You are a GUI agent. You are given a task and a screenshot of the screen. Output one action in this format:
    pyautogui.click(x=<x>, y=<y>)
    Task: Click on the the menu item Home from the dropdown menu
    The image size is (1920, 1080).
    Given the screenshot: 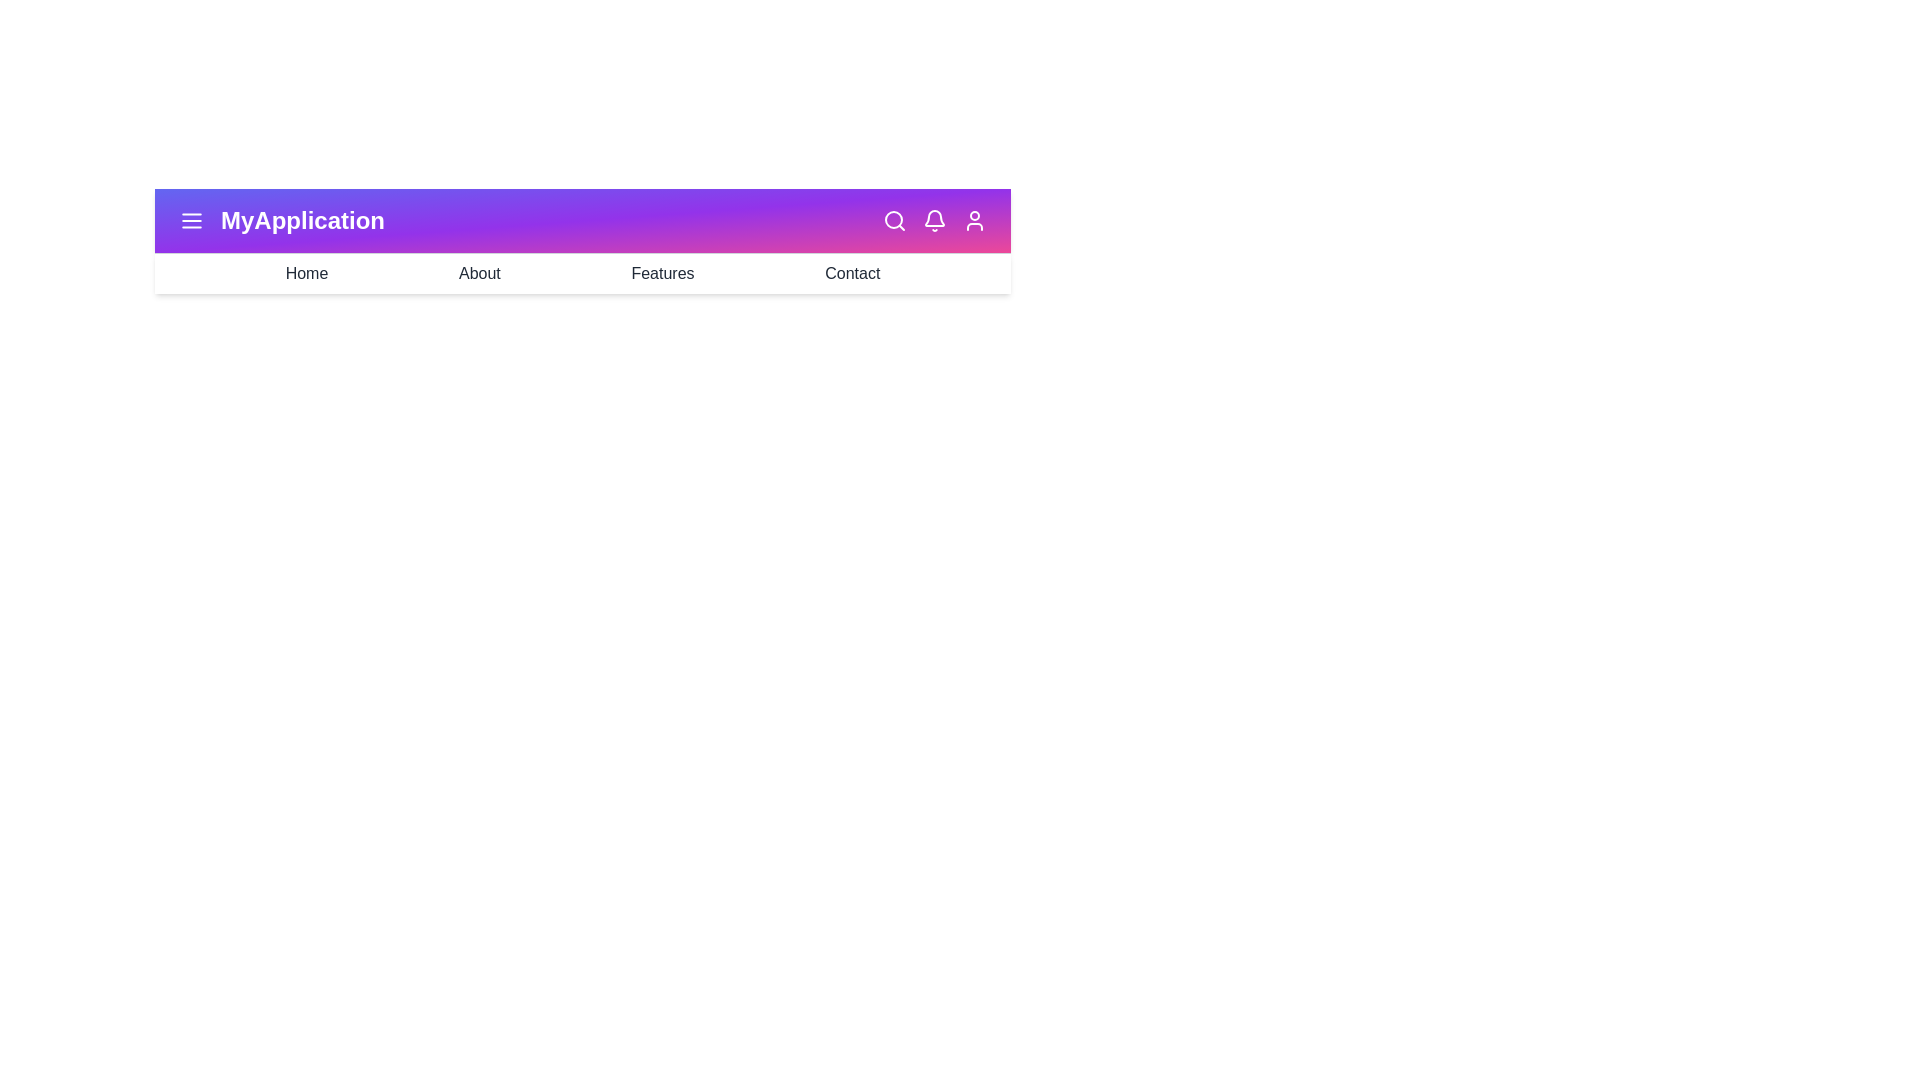 What is the action you would take?
    pyautogui.click(x=306, y=273)
    